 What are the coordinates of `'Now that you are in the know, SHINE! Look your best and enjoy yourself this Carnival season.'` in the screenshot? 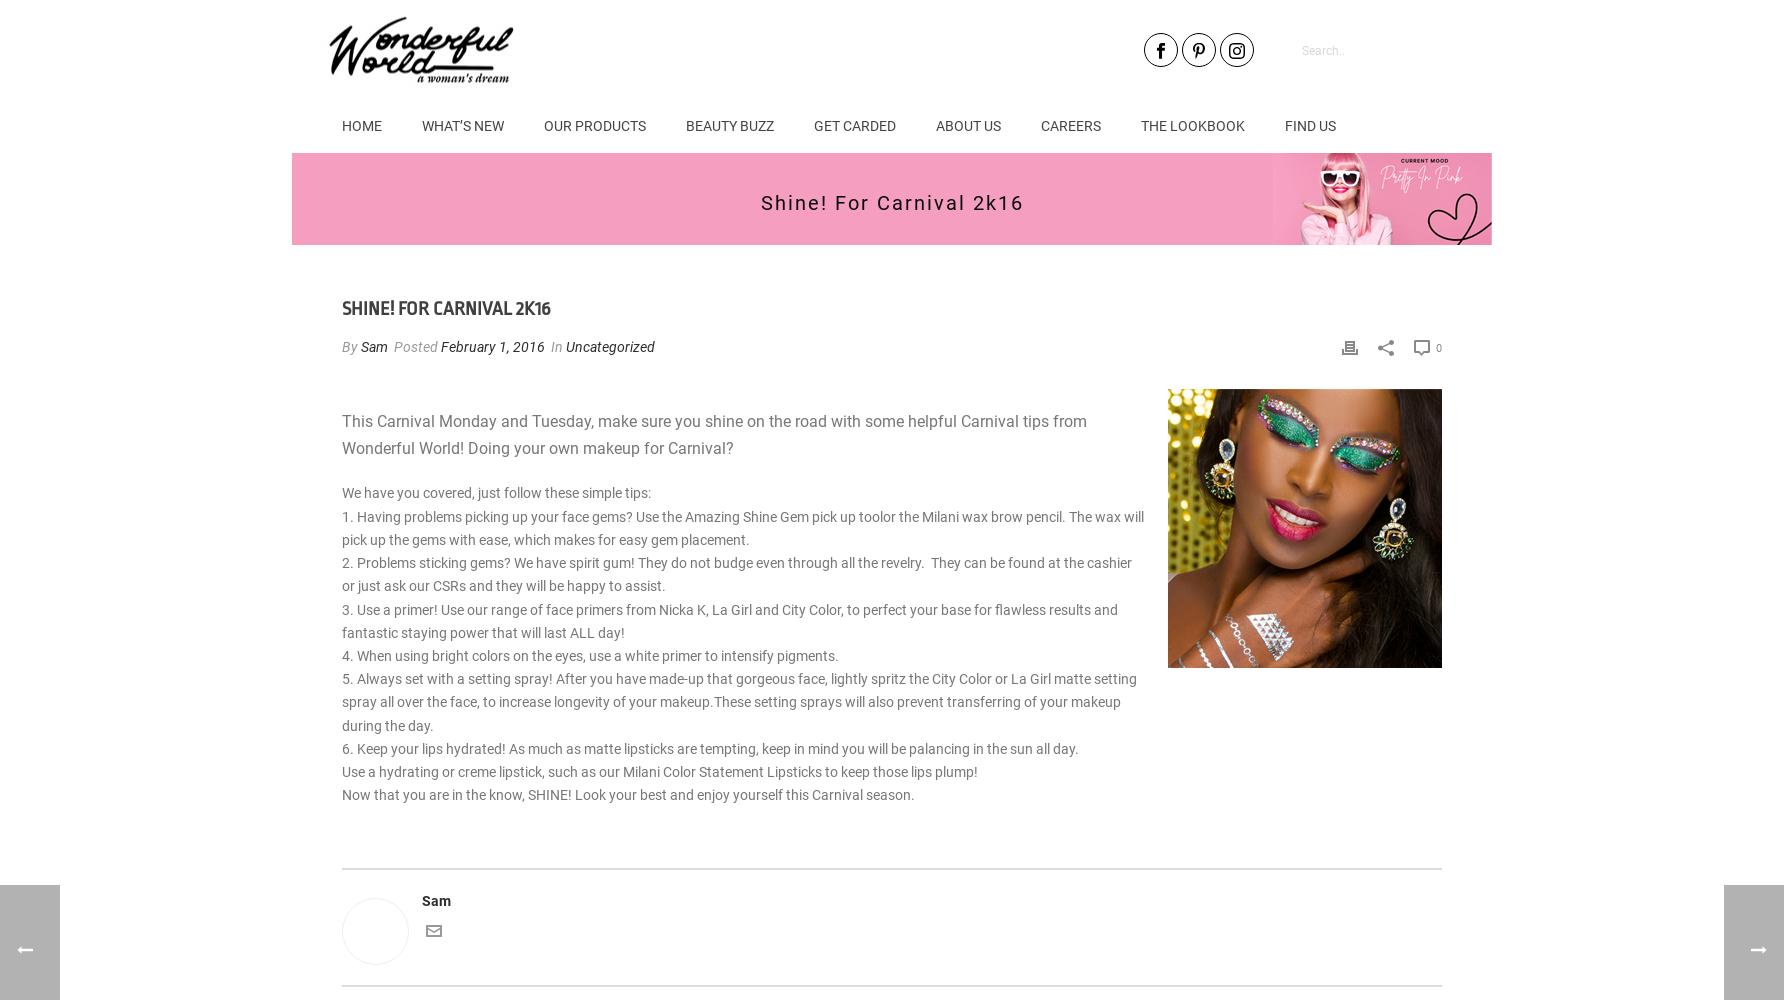 It's located at (627, 795).